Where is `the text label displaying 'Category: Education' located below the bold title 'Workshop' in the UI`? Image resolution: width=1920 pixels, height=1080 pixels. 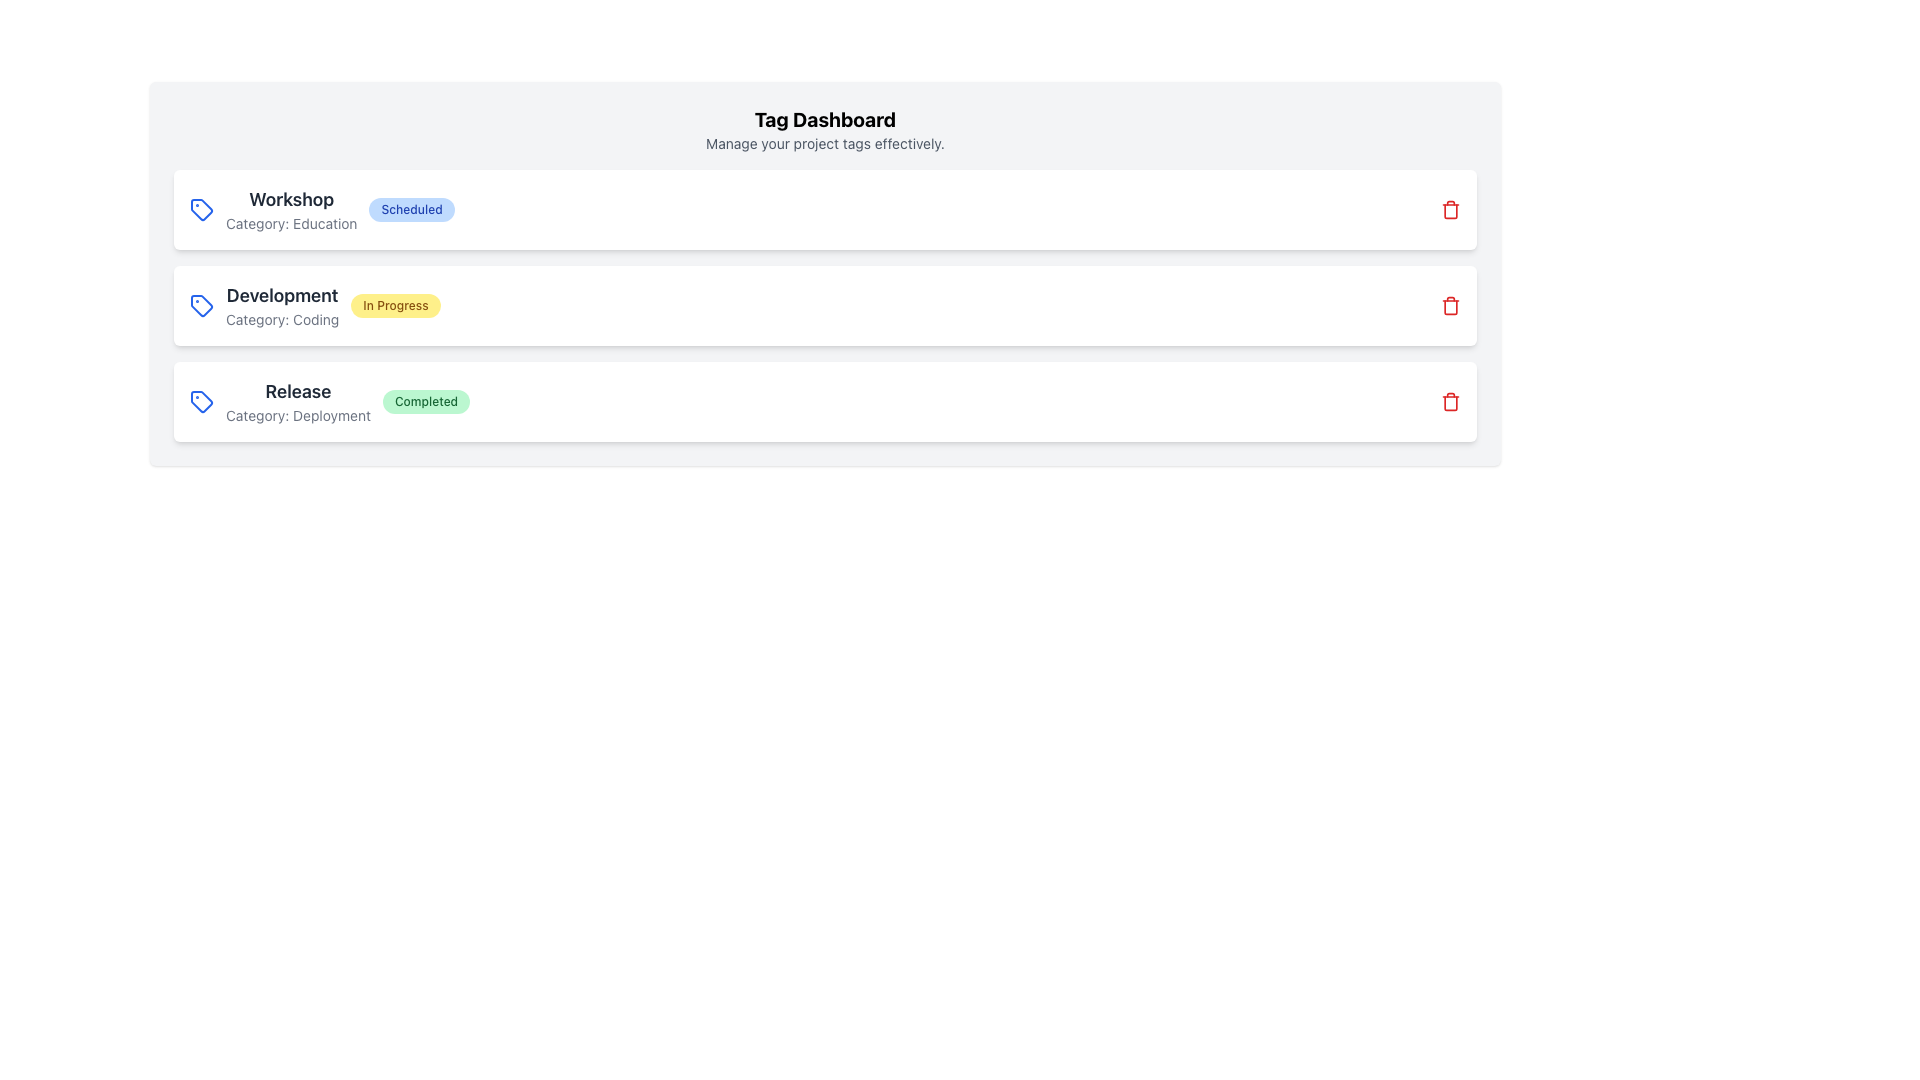 the text label displaying 'Category: Education' located below the bold title 'Workshop' in the UI is located at coordinates (290, 223).